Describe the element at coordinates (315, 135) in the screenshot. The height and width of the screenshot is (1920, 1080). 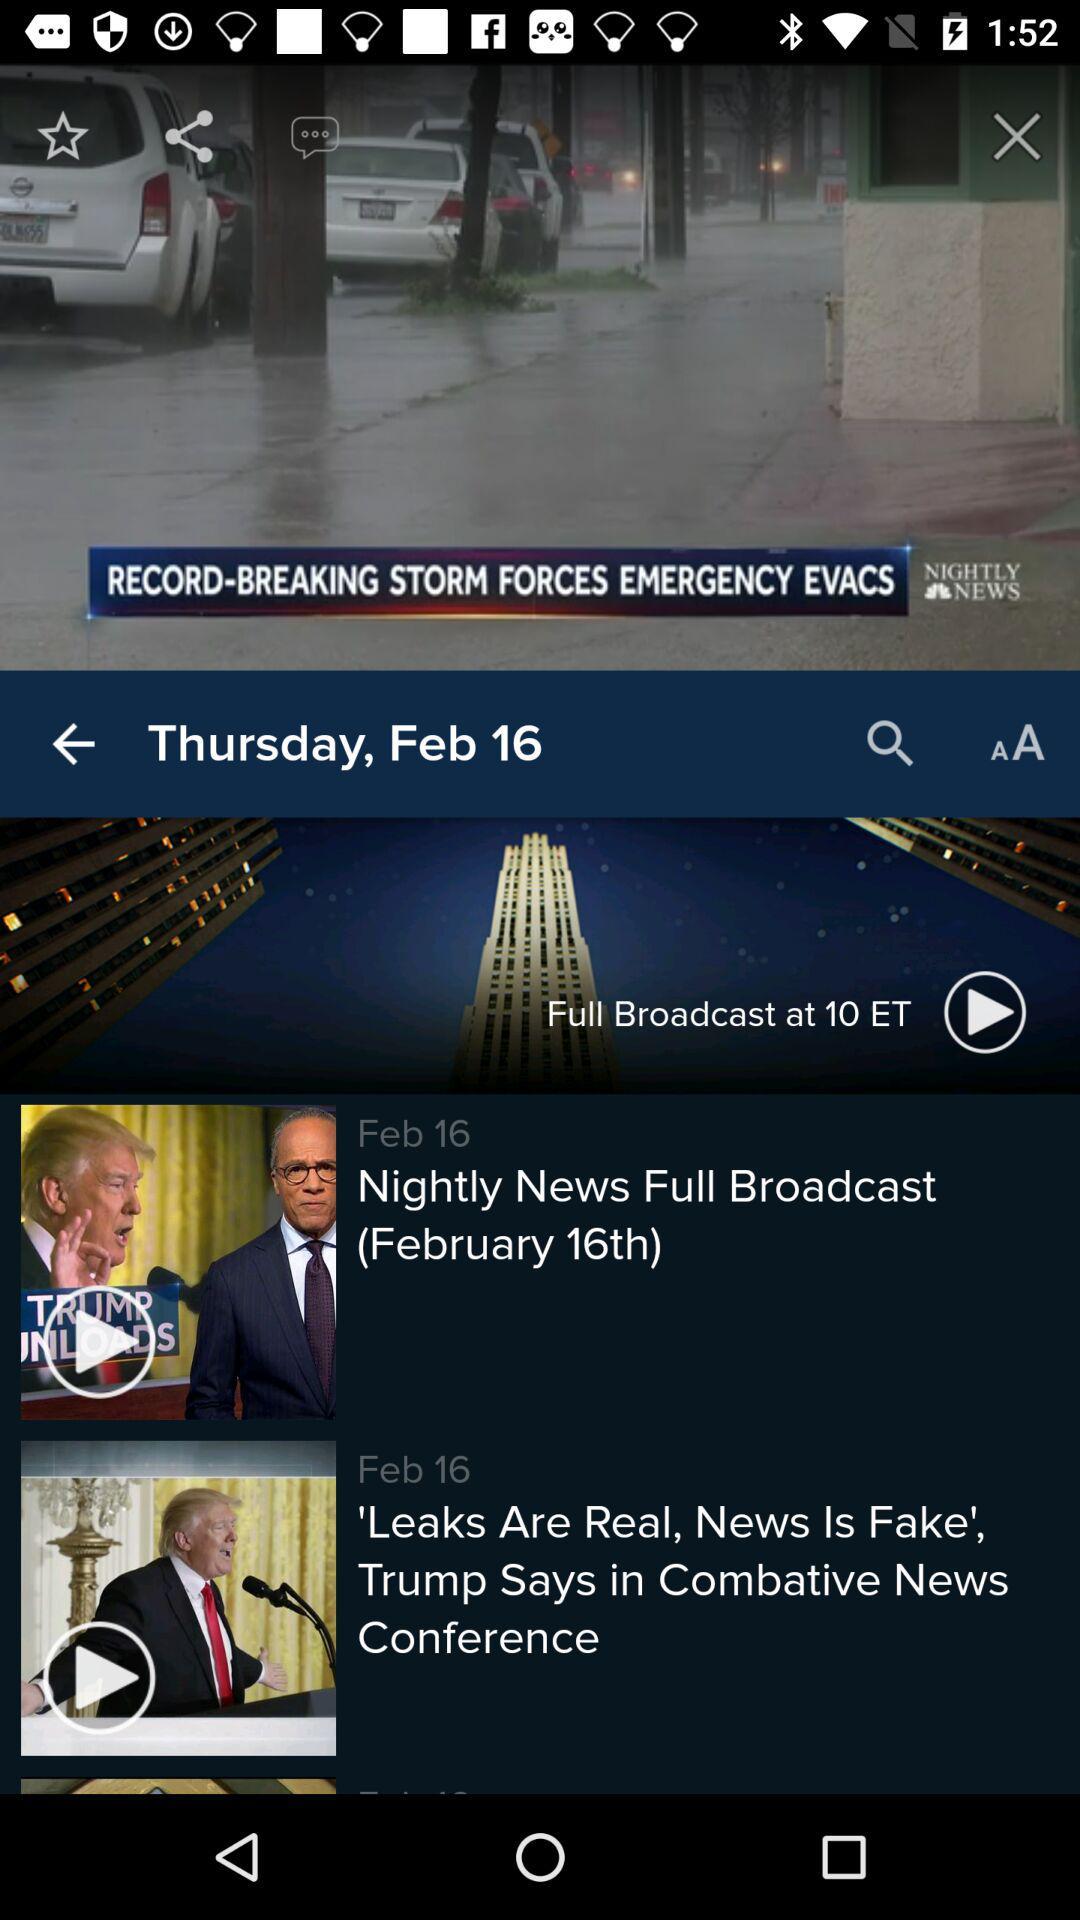
I see `the comments` at that location.